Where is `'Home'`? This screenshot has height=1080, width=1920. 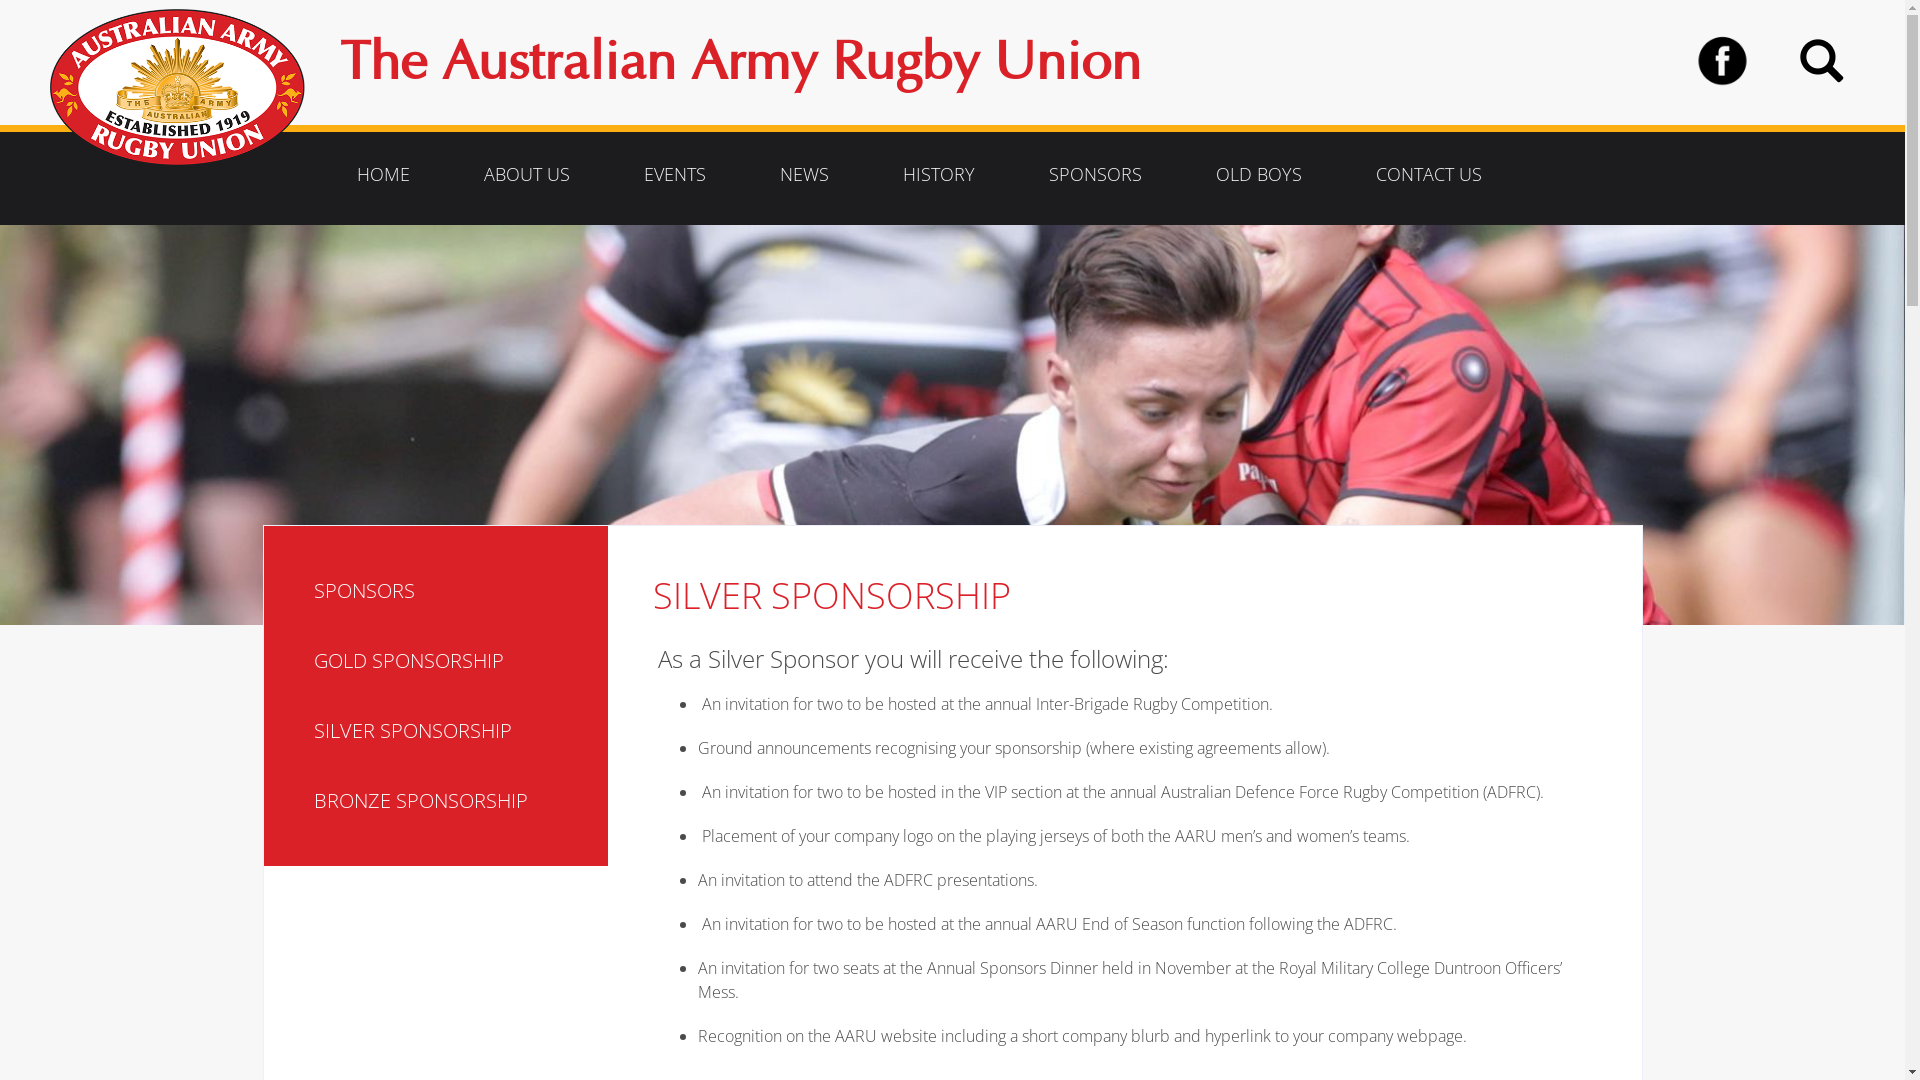
'Home' is located at coordinates (185, 86).